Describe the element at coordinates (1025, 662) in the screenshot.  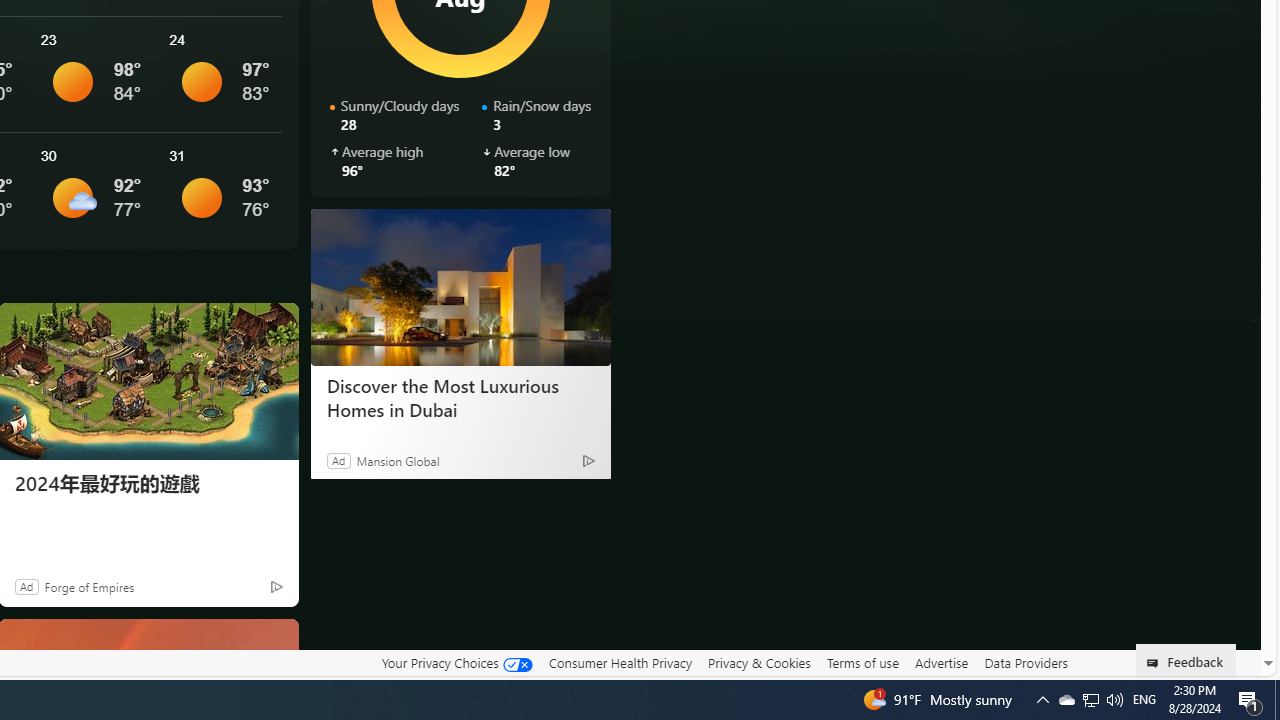
I see `'Data Providers'` at that location.